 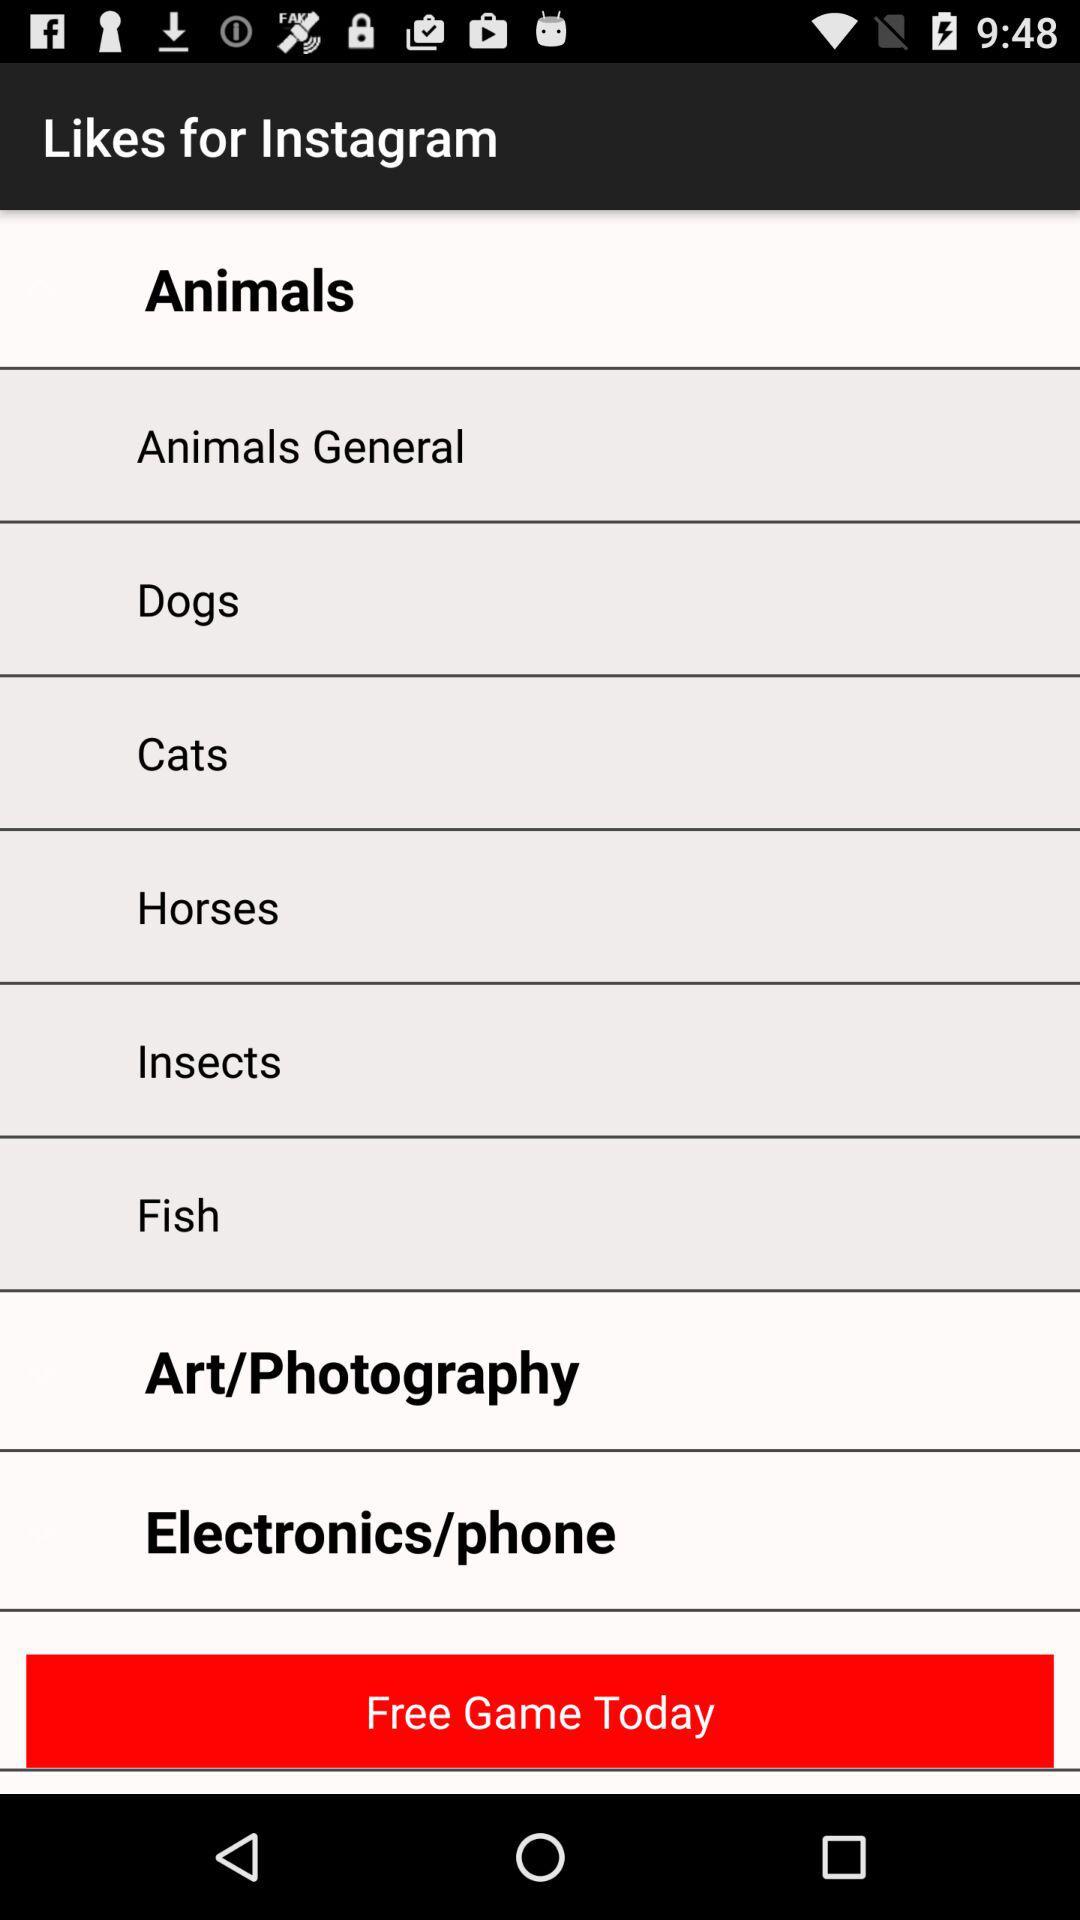 What do you see at coordinates (540, 1710) in the screenshot?
I see `the free game today app` at bounding box center [540, 1710].